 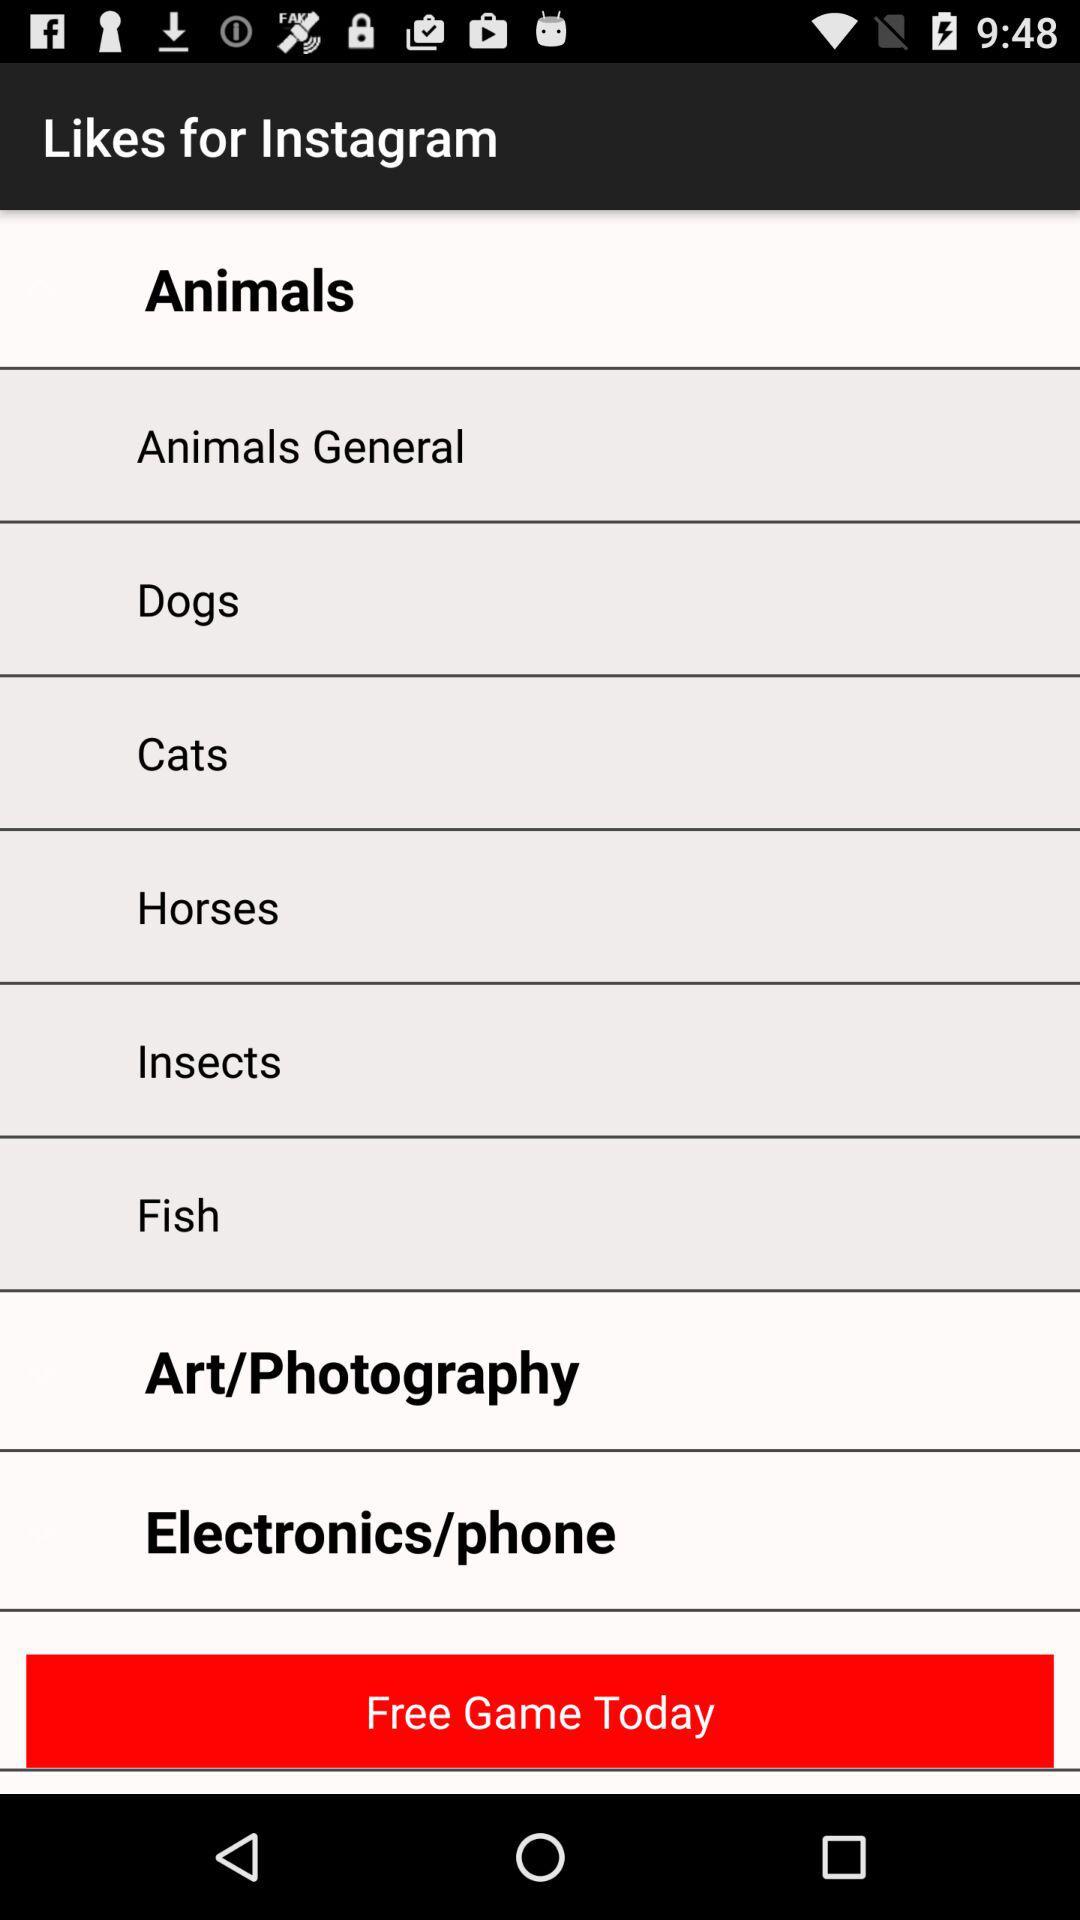 What do you see at coordinates (540, 1710) in the screenshot?
I see `the free game today app` at bounding box center [540, 1710].